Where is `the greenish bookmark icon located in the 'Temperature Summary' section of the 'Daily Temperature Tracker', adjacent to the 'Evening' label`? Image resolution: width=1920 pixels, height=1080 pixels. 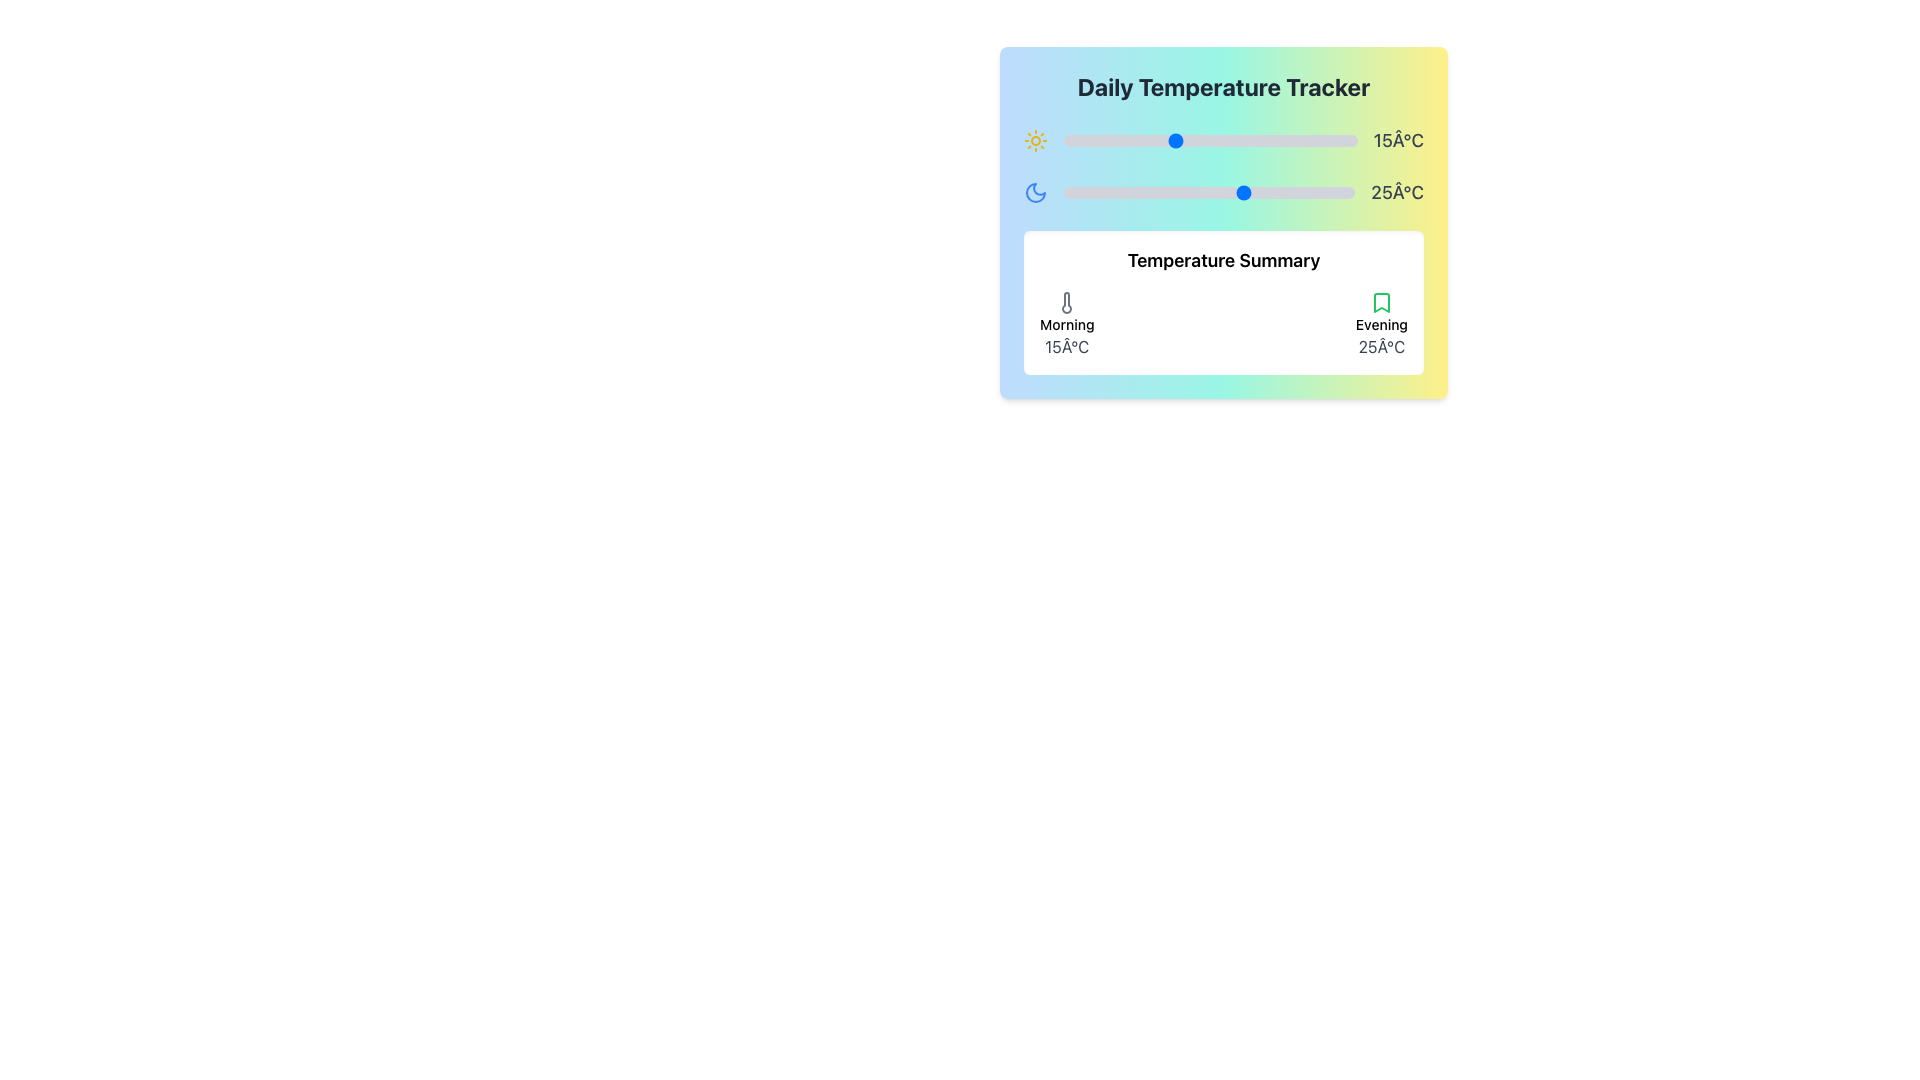 the greenish bookmark icon located in the 'Temperature Summary' section of the 'Daily Temperature Tracker', adjacent to the 'Evening' label is located at coordinates (1381, 303).